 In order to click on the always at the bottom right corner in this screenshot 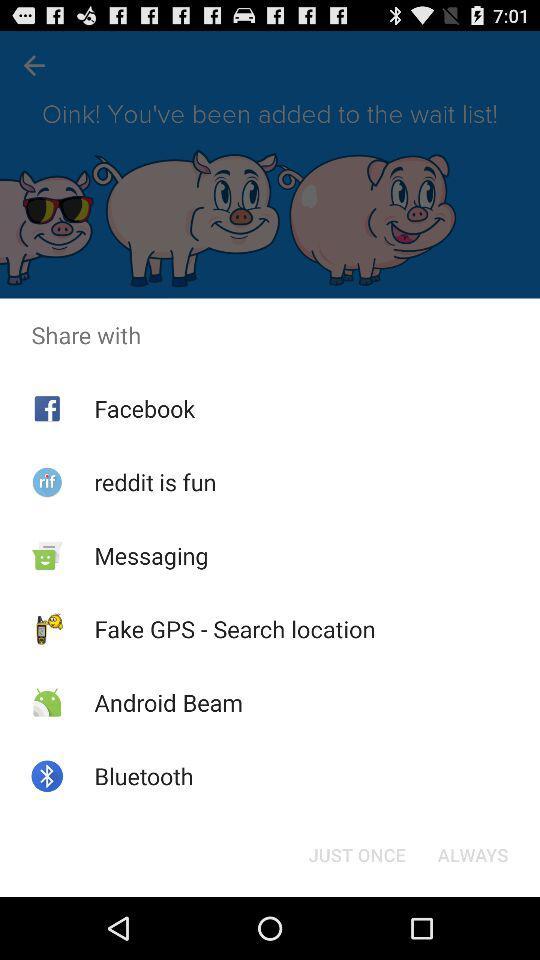, I will do `click(472, 853)`.